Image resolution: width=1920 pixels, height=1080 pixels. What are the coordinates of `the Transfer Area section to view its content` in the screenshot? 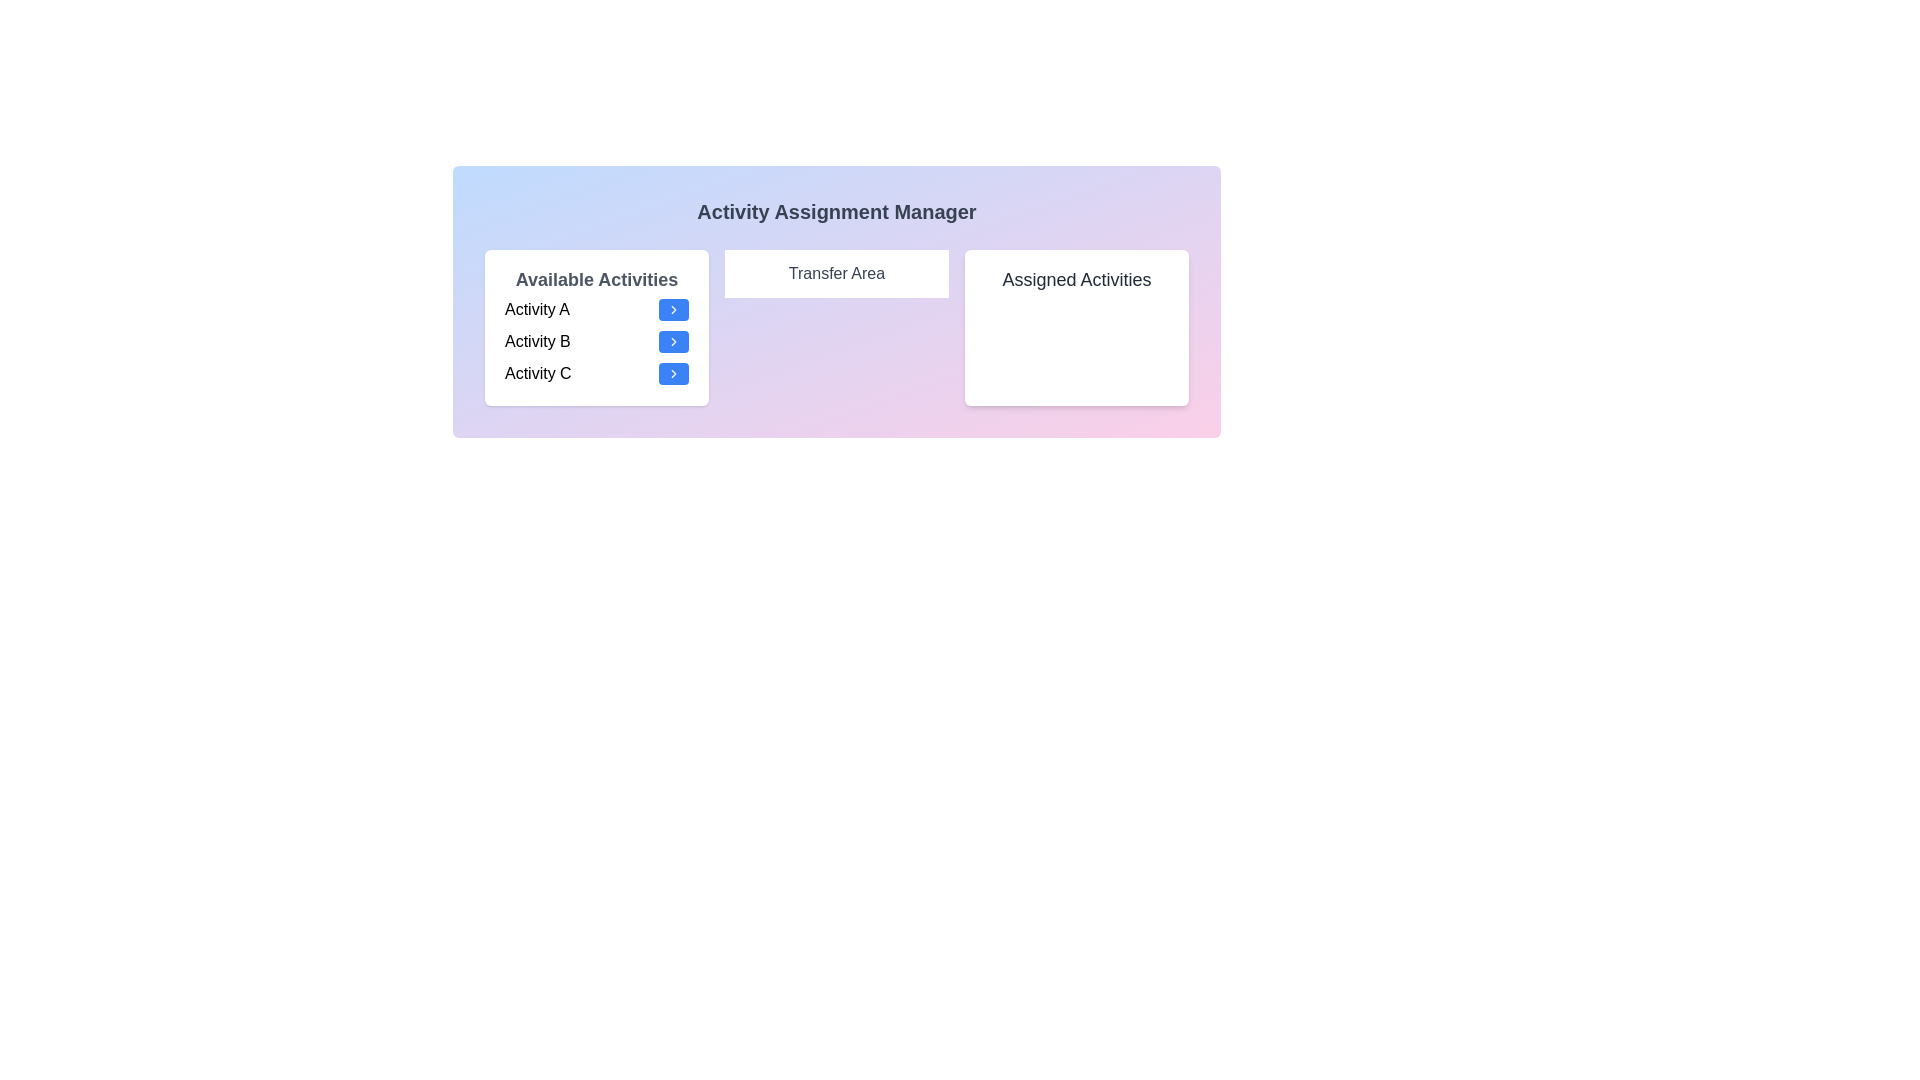 It's located at (836, 273).